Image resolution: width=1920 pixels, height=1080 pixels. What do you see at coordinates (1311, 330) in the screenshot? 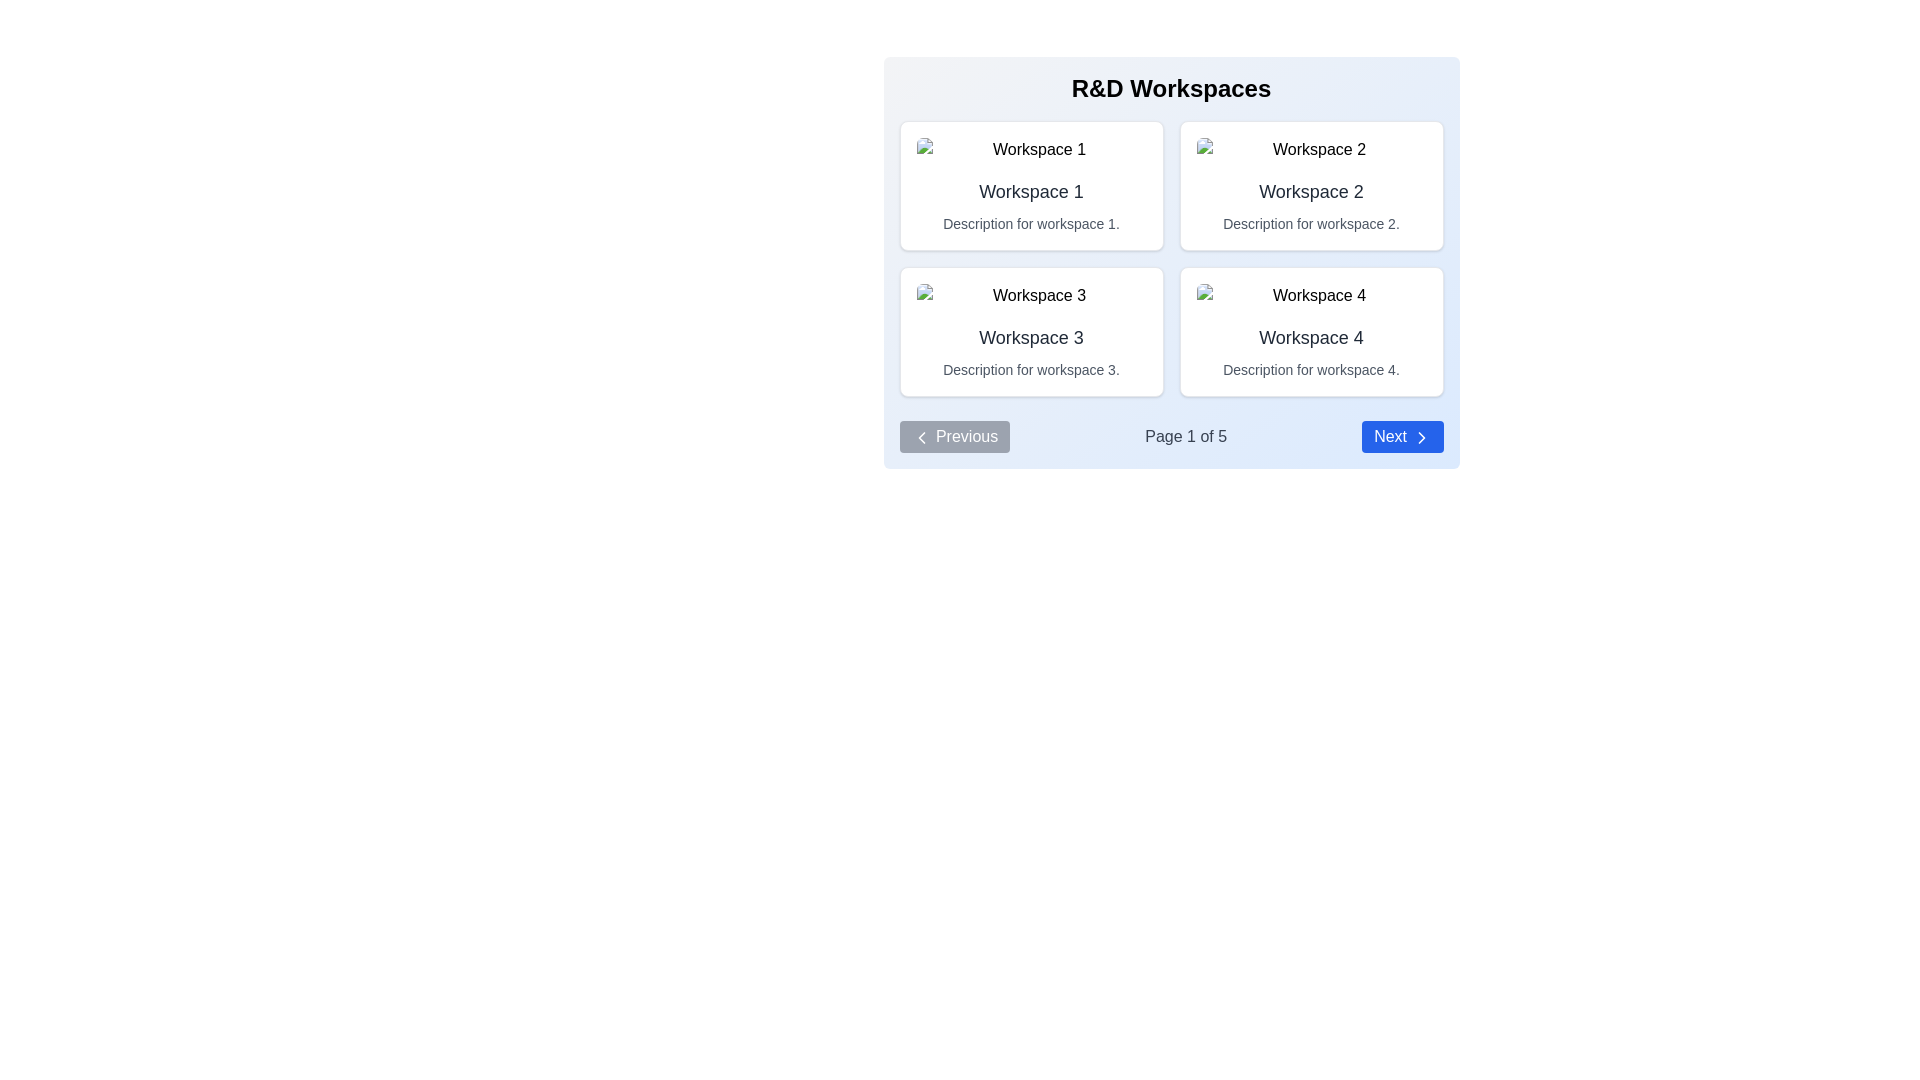
I see `the Informational card titled 'Workspace 4', which features a white background, rounded corners, and contains the title and description text centered within it` at bounding box center [1311, 330].